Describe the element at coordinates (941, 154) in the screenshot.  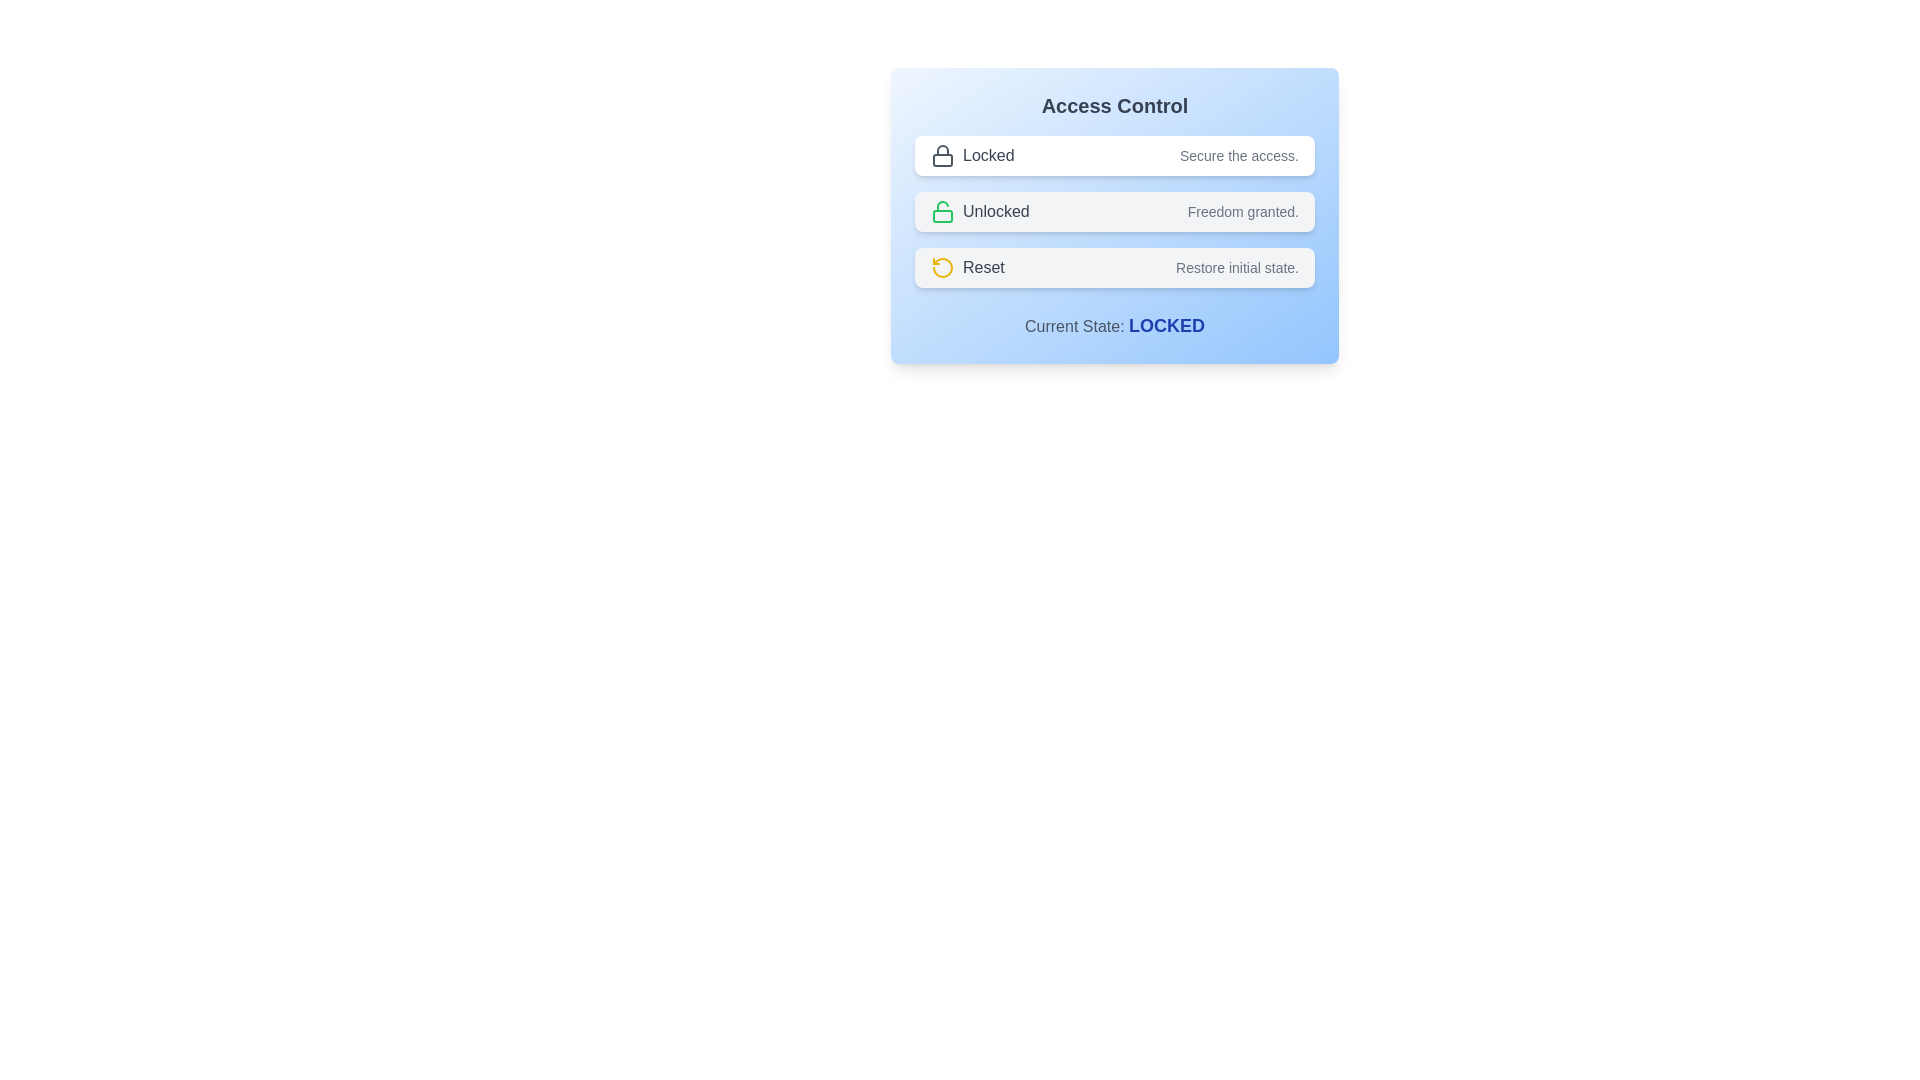
I see `the icon to change the state to locked` at that location.